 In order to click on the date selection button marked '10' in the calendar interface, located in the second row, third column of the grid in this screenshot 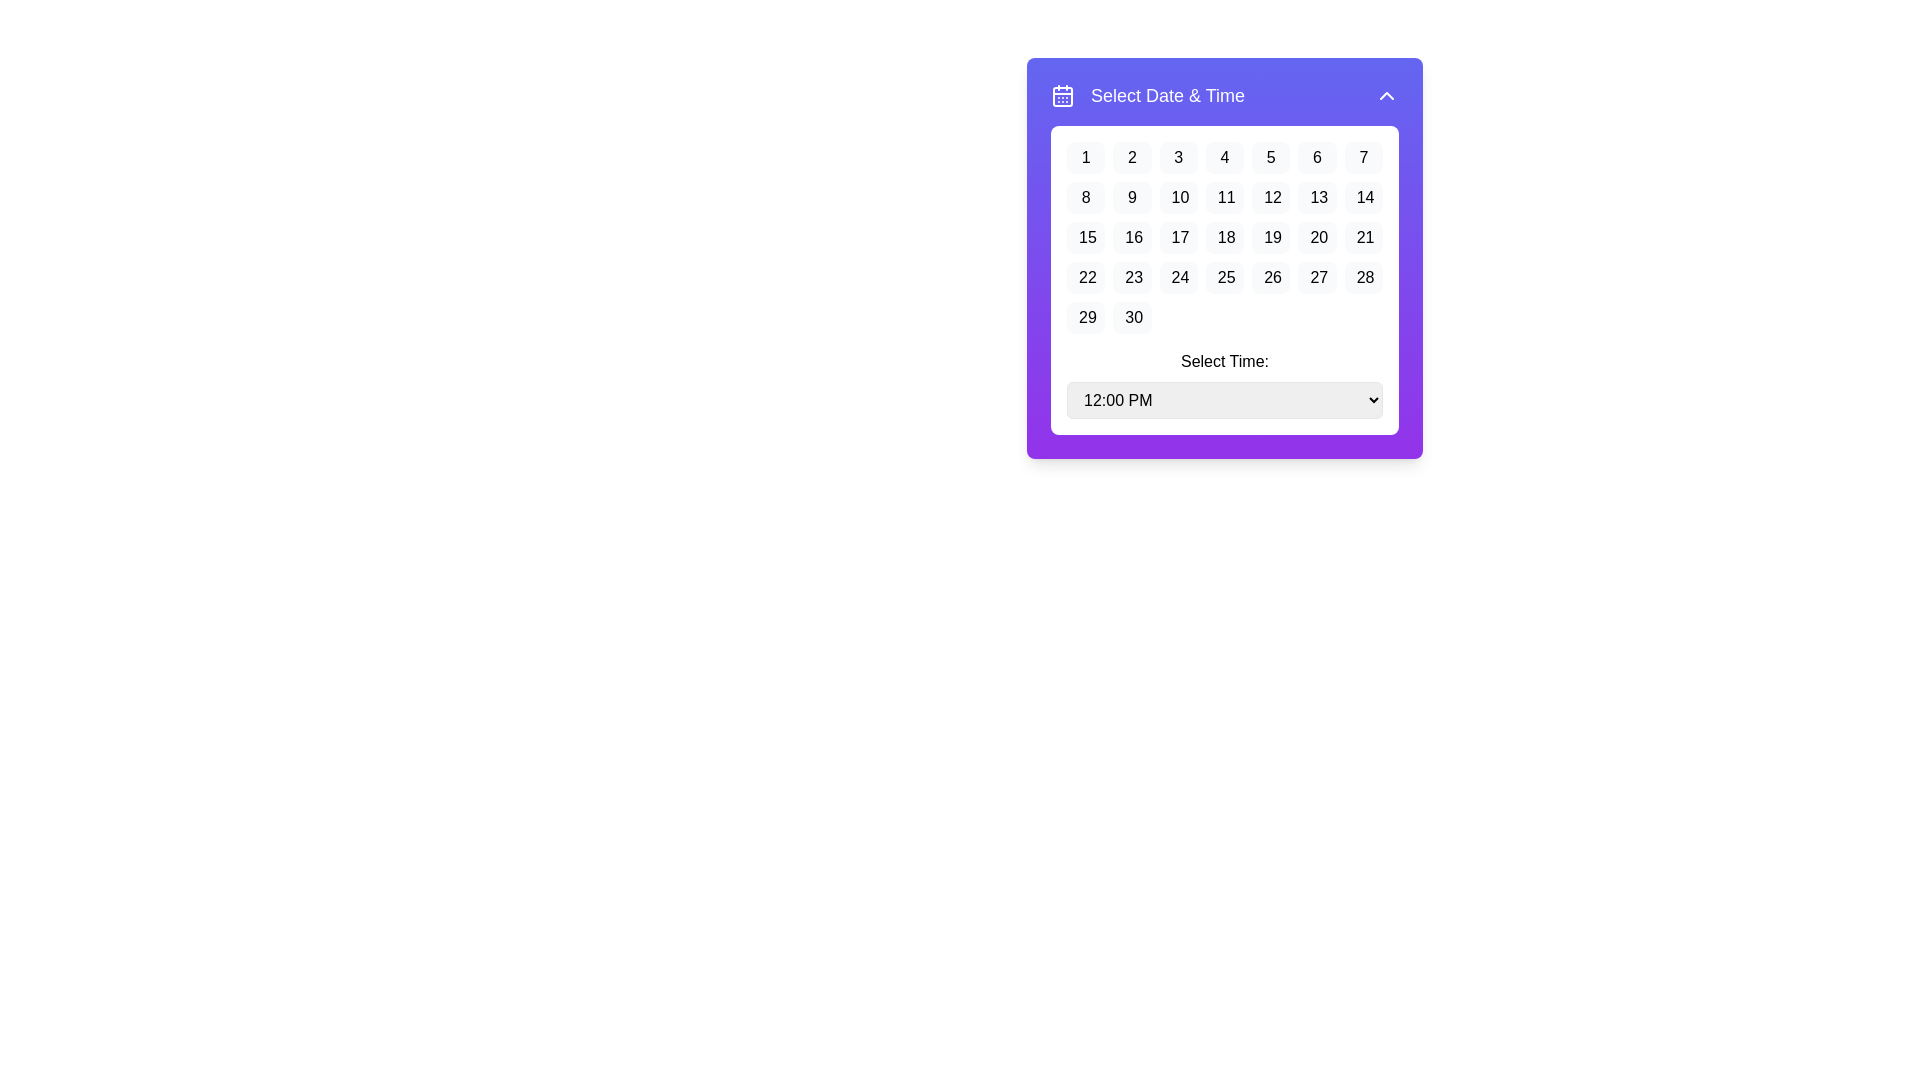, I will do `click(1178, 197)`.